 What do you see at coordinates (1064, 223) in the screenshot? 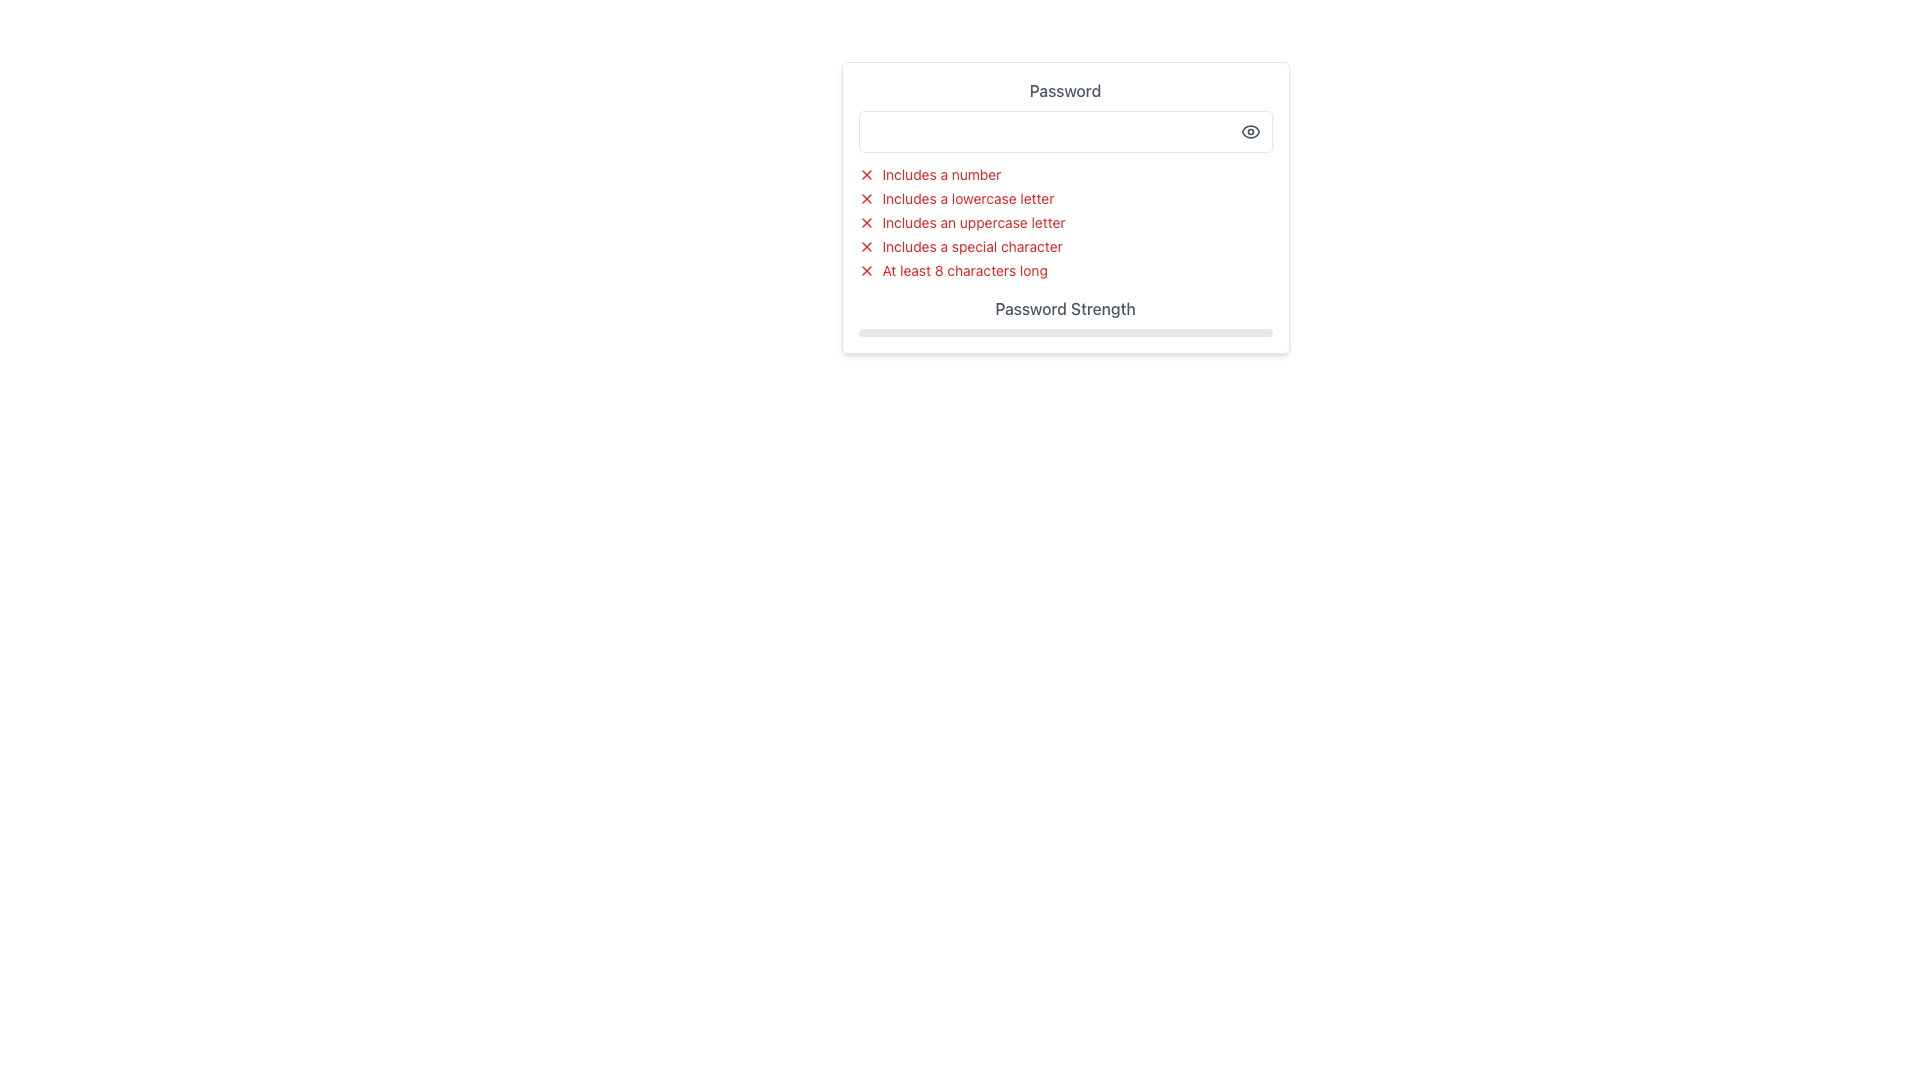
I see `the informative list displaying password requirements, which is located below the 'Password' input field and above the 'Password Strength' indicator` at bounding box center [1064, 223].